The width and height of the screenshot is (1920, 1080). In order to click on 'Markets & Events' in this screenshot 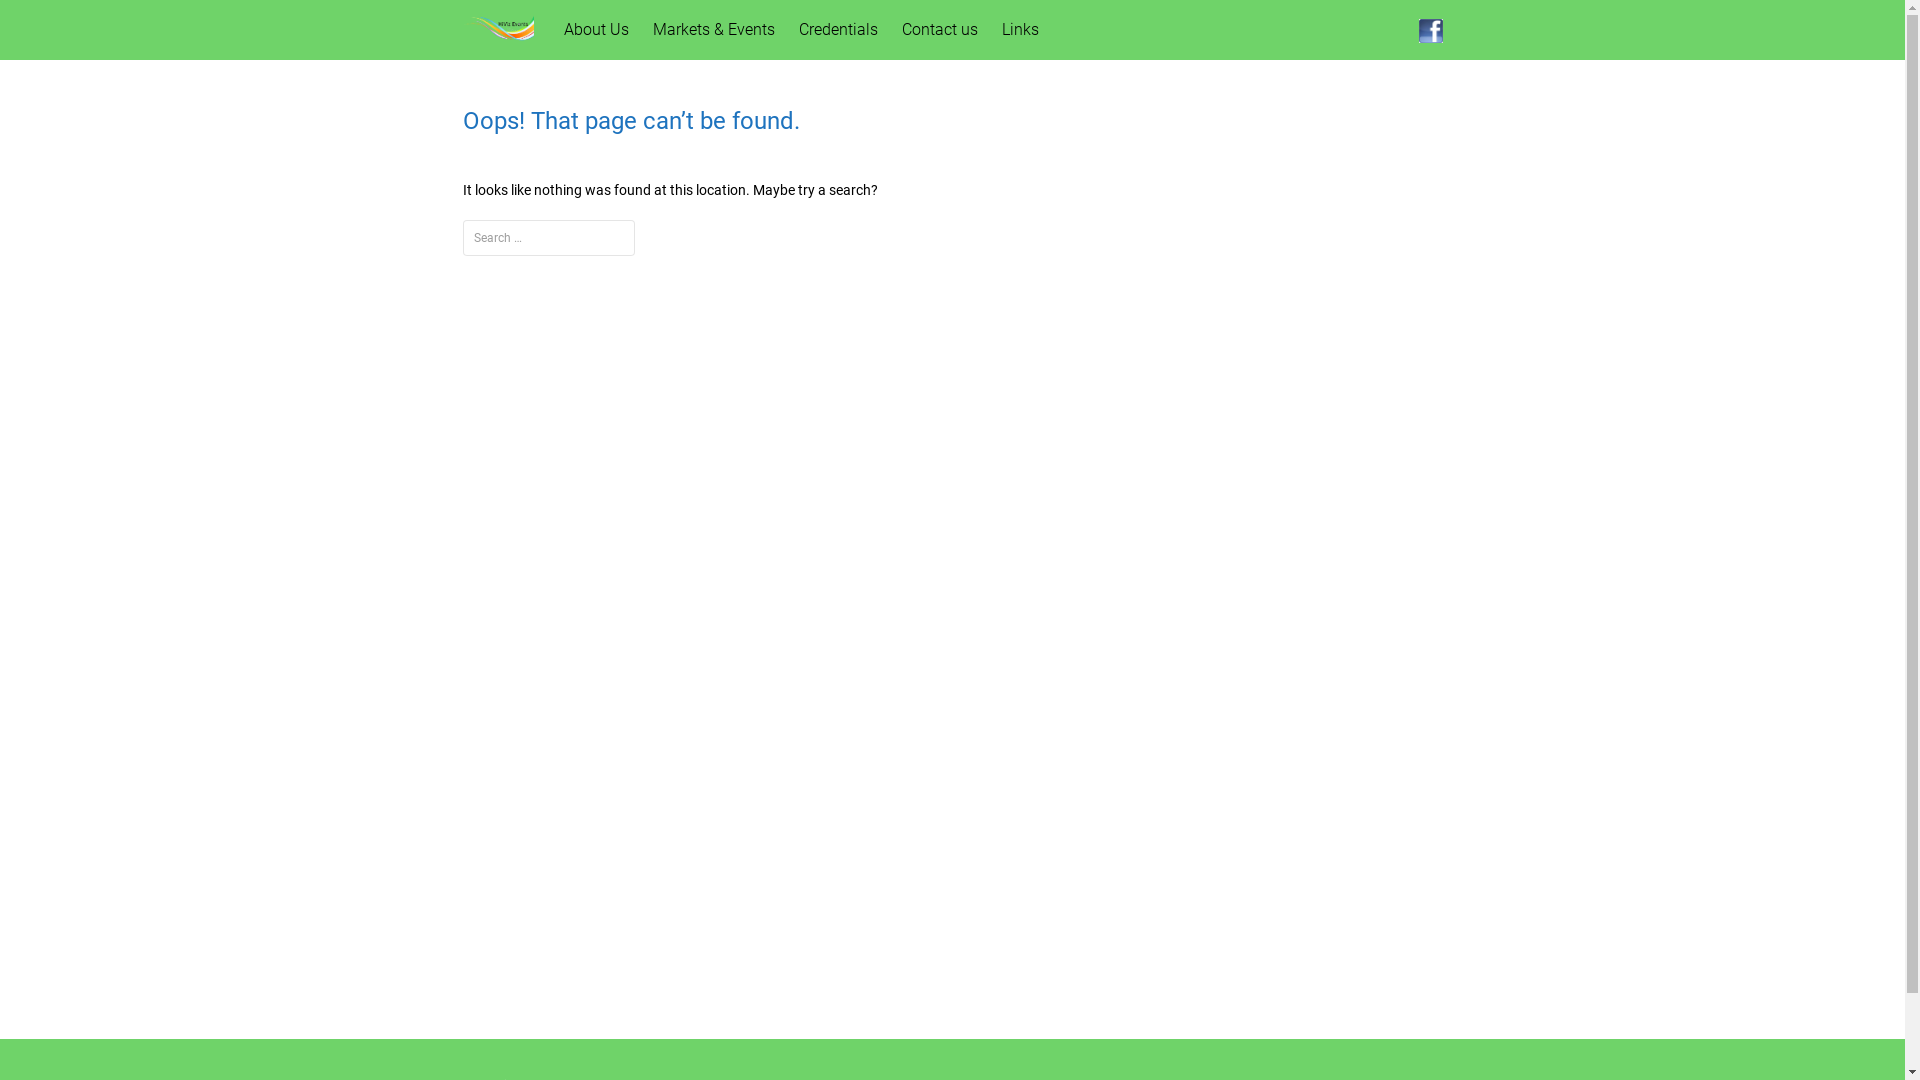, I will do `click(714, 30)`.